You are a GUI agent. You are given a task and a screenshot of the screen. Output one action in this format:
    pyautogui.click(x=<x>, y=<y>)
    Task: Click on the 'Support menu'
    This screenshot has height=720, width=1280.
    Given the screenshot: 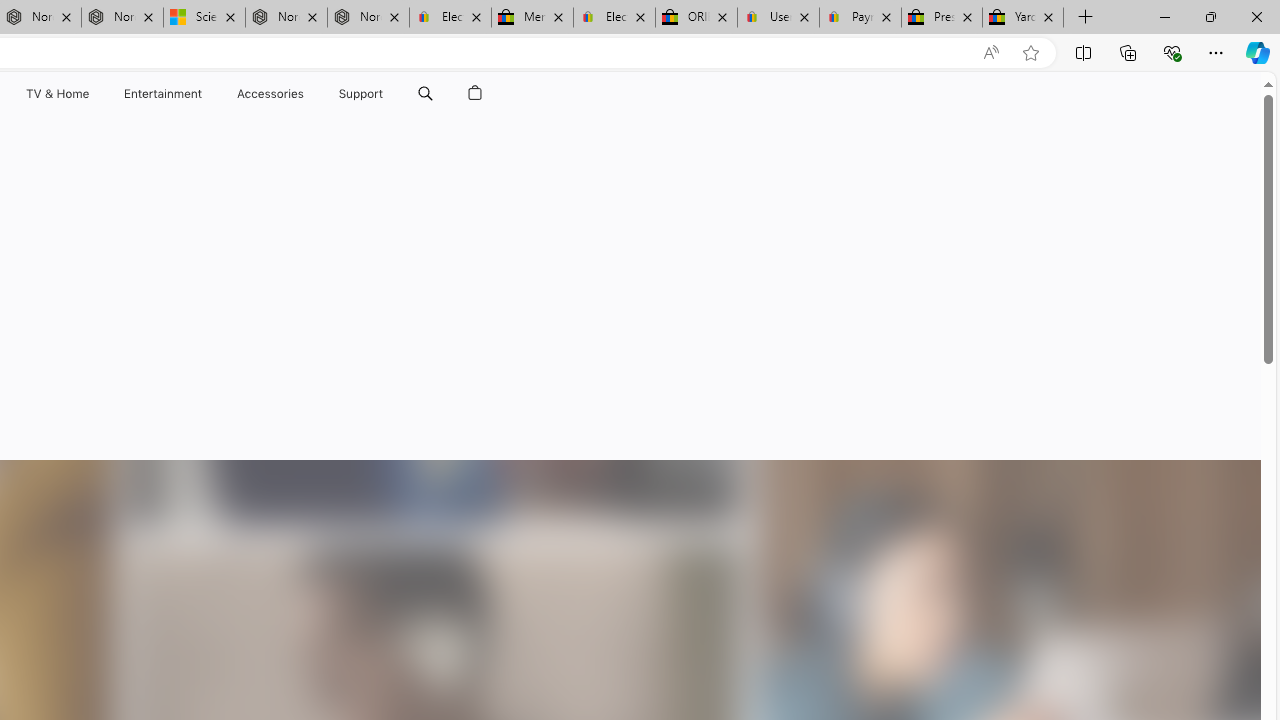 What is the action you would take?
    pyautogui.click(x=387, y=93)
    